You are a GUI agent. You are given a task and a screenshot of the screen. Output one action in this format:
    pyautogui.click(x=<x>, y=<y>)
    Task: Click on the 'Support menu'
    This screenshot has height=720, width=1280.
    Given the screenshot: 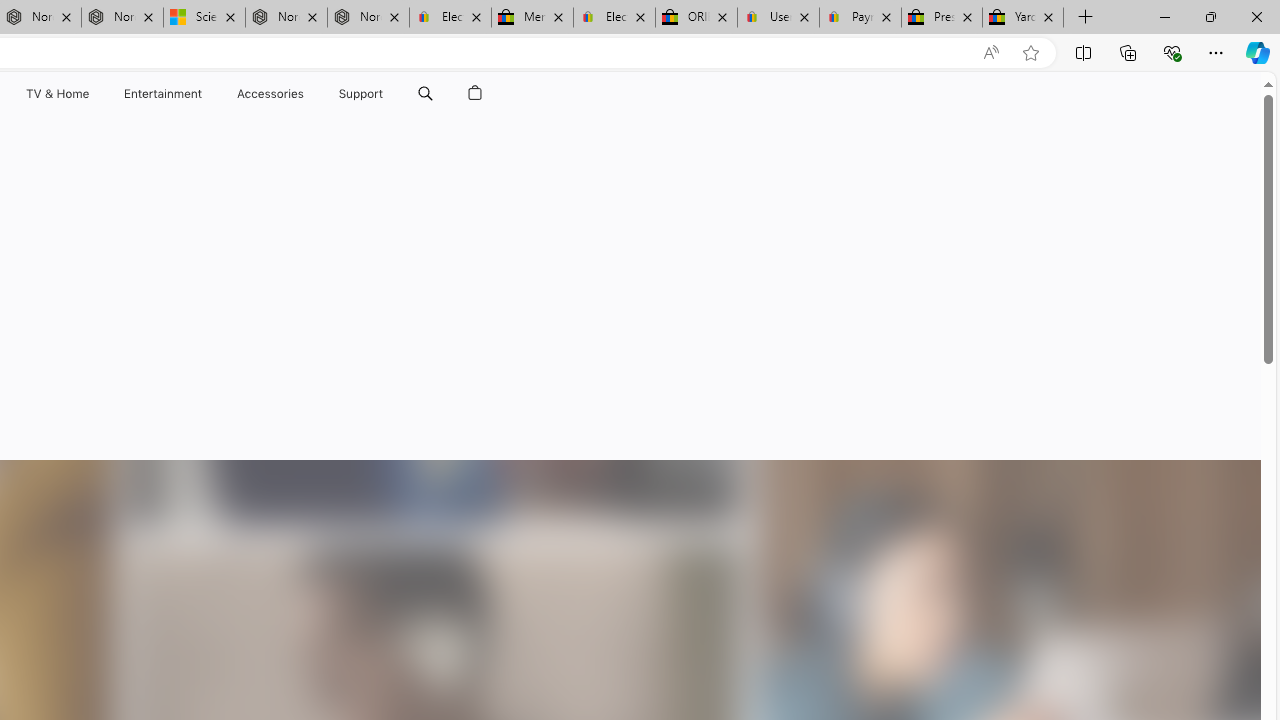 What is the action you would take?
    pyautogui.click(x=387, y=93)
    